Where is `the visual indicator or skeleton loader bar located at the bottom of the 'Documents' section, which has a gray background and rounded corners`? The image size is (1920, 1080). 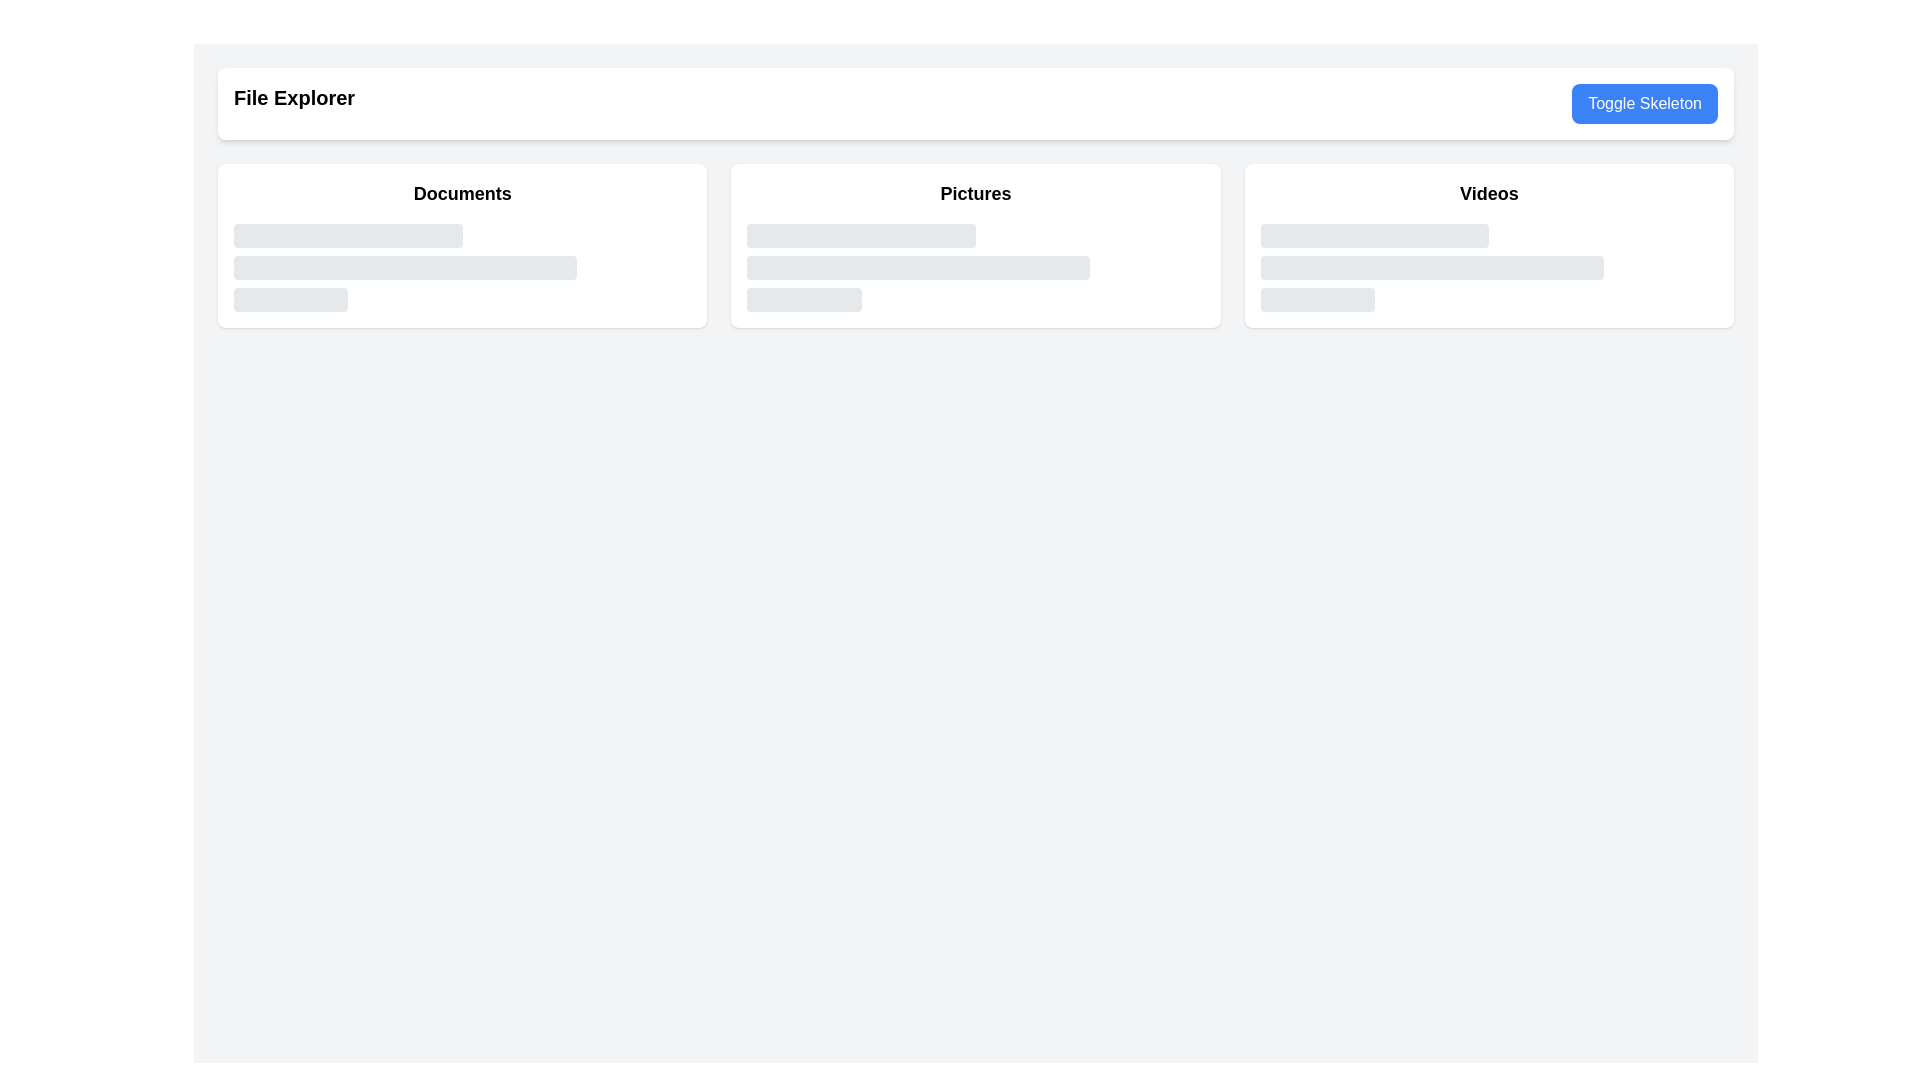
the visual indicator or skeleton loader bar located at the bottom of the 'Documents' section, which has a gray background and rounded corners is located at coordinates (290, 300).